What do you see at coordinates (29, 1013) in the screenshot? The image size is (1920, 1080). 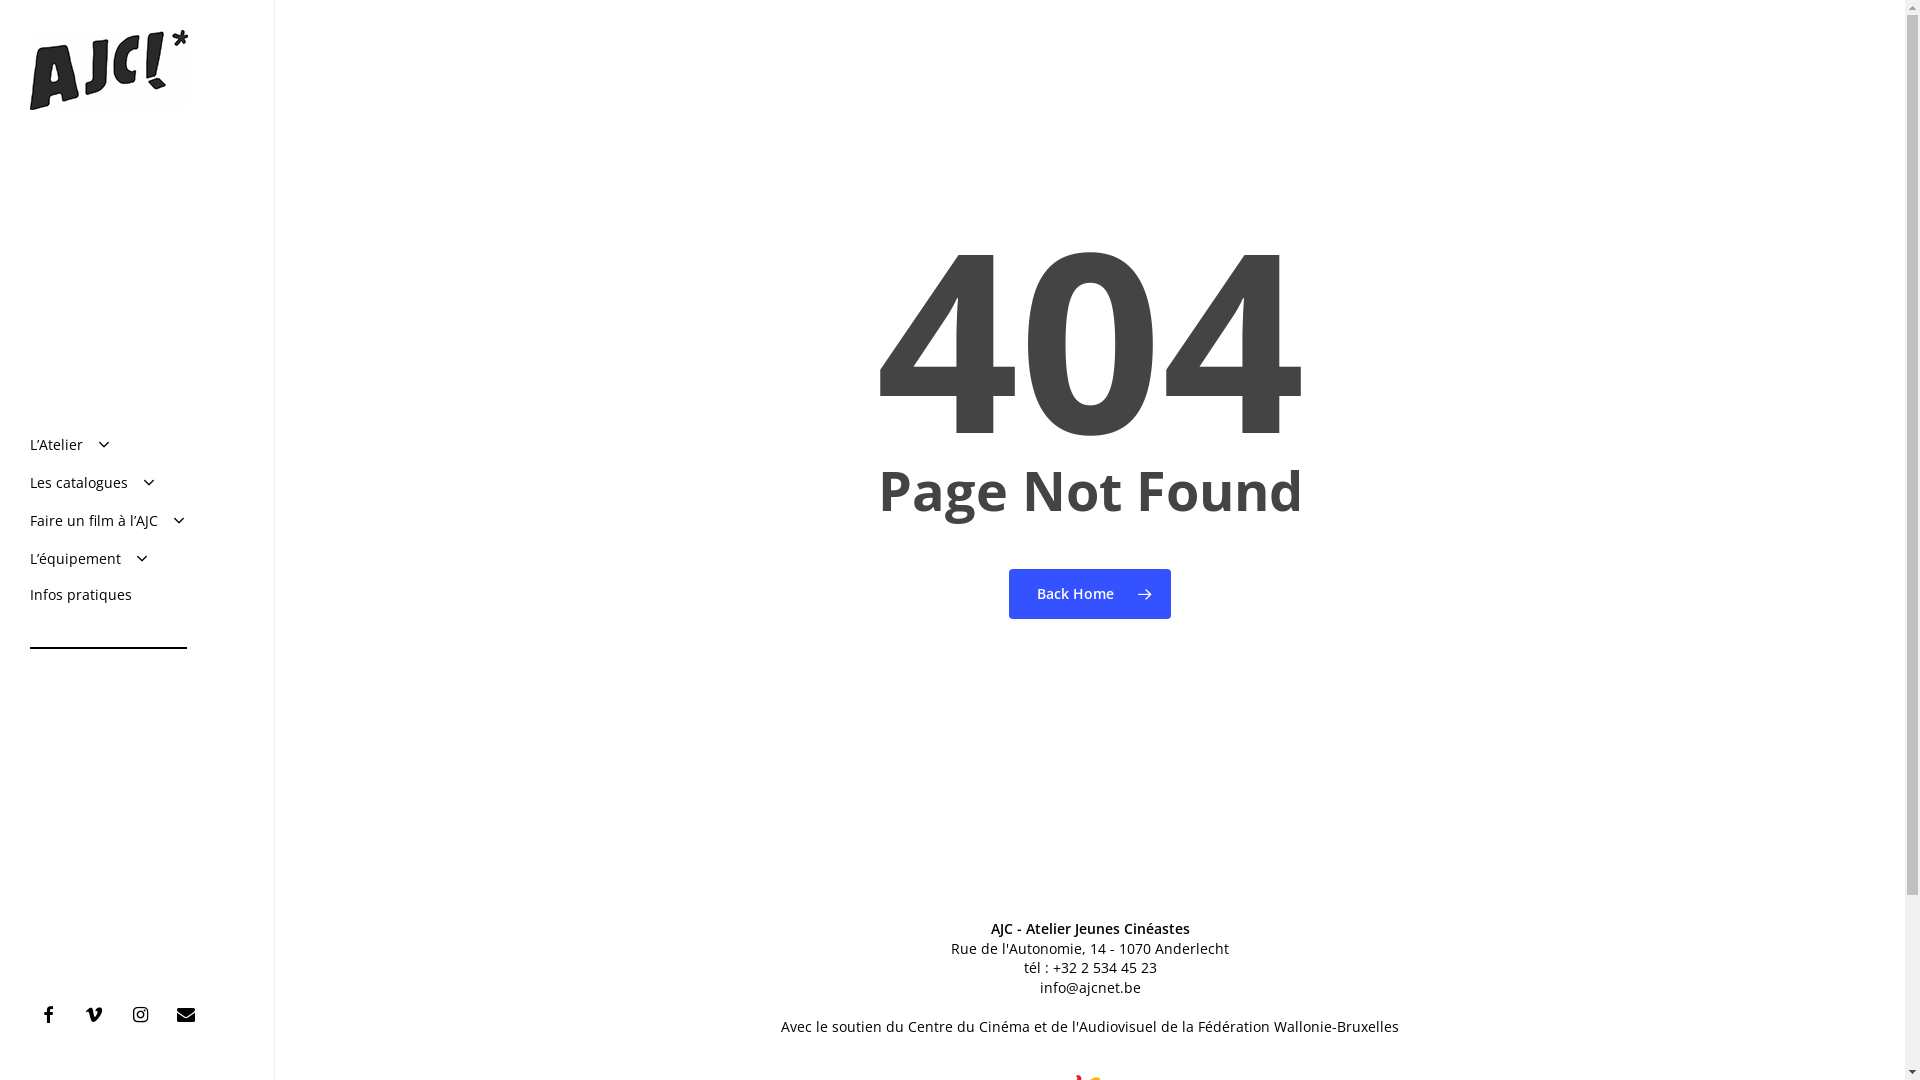 I see `'facebook'` at bounding box center [29, 1013].